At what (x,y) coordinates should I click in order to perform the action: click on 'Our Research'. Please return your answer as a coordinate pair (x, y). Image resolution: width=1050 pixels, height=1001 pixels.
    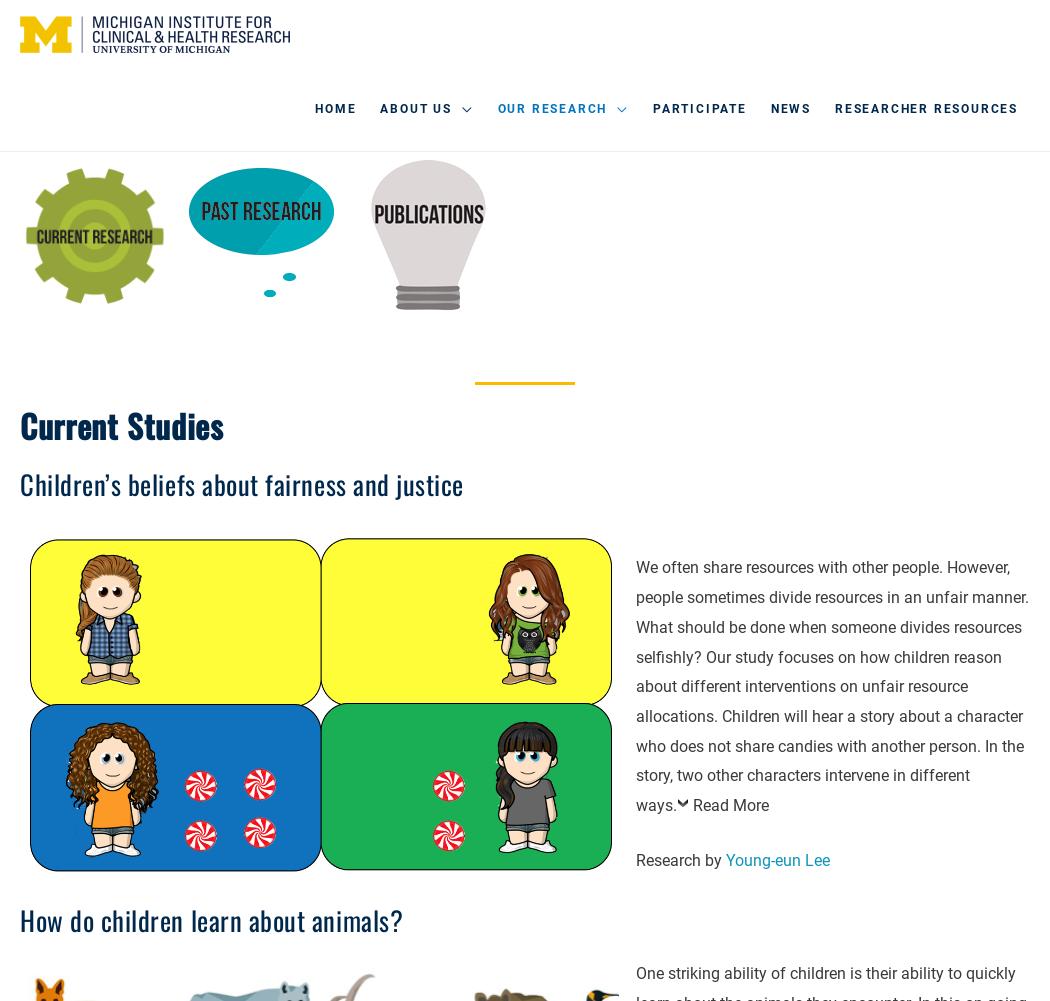
    Looking at the image, I should click on (495, 108).